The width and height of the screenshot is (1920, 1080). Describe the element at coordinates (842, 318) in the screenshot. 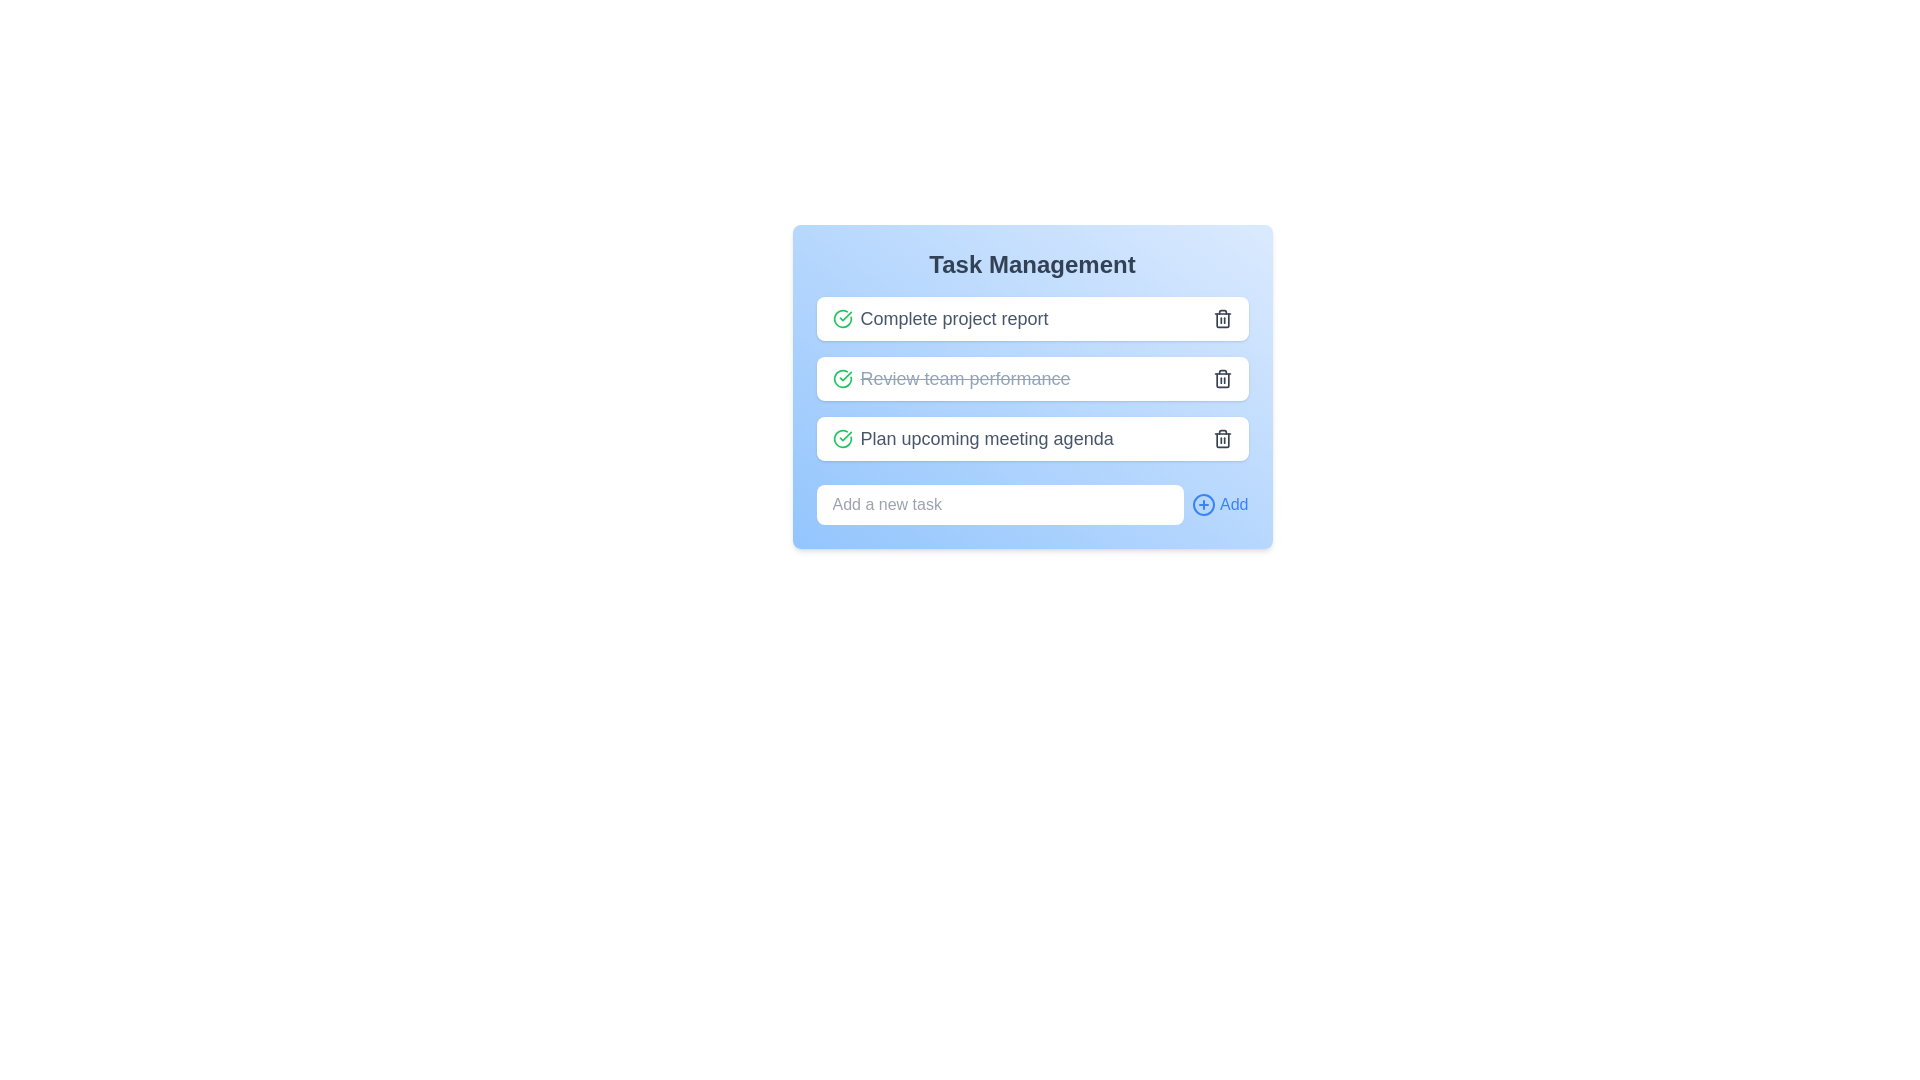

I see `the small circular icon button with a green border and checkmark` at that location.